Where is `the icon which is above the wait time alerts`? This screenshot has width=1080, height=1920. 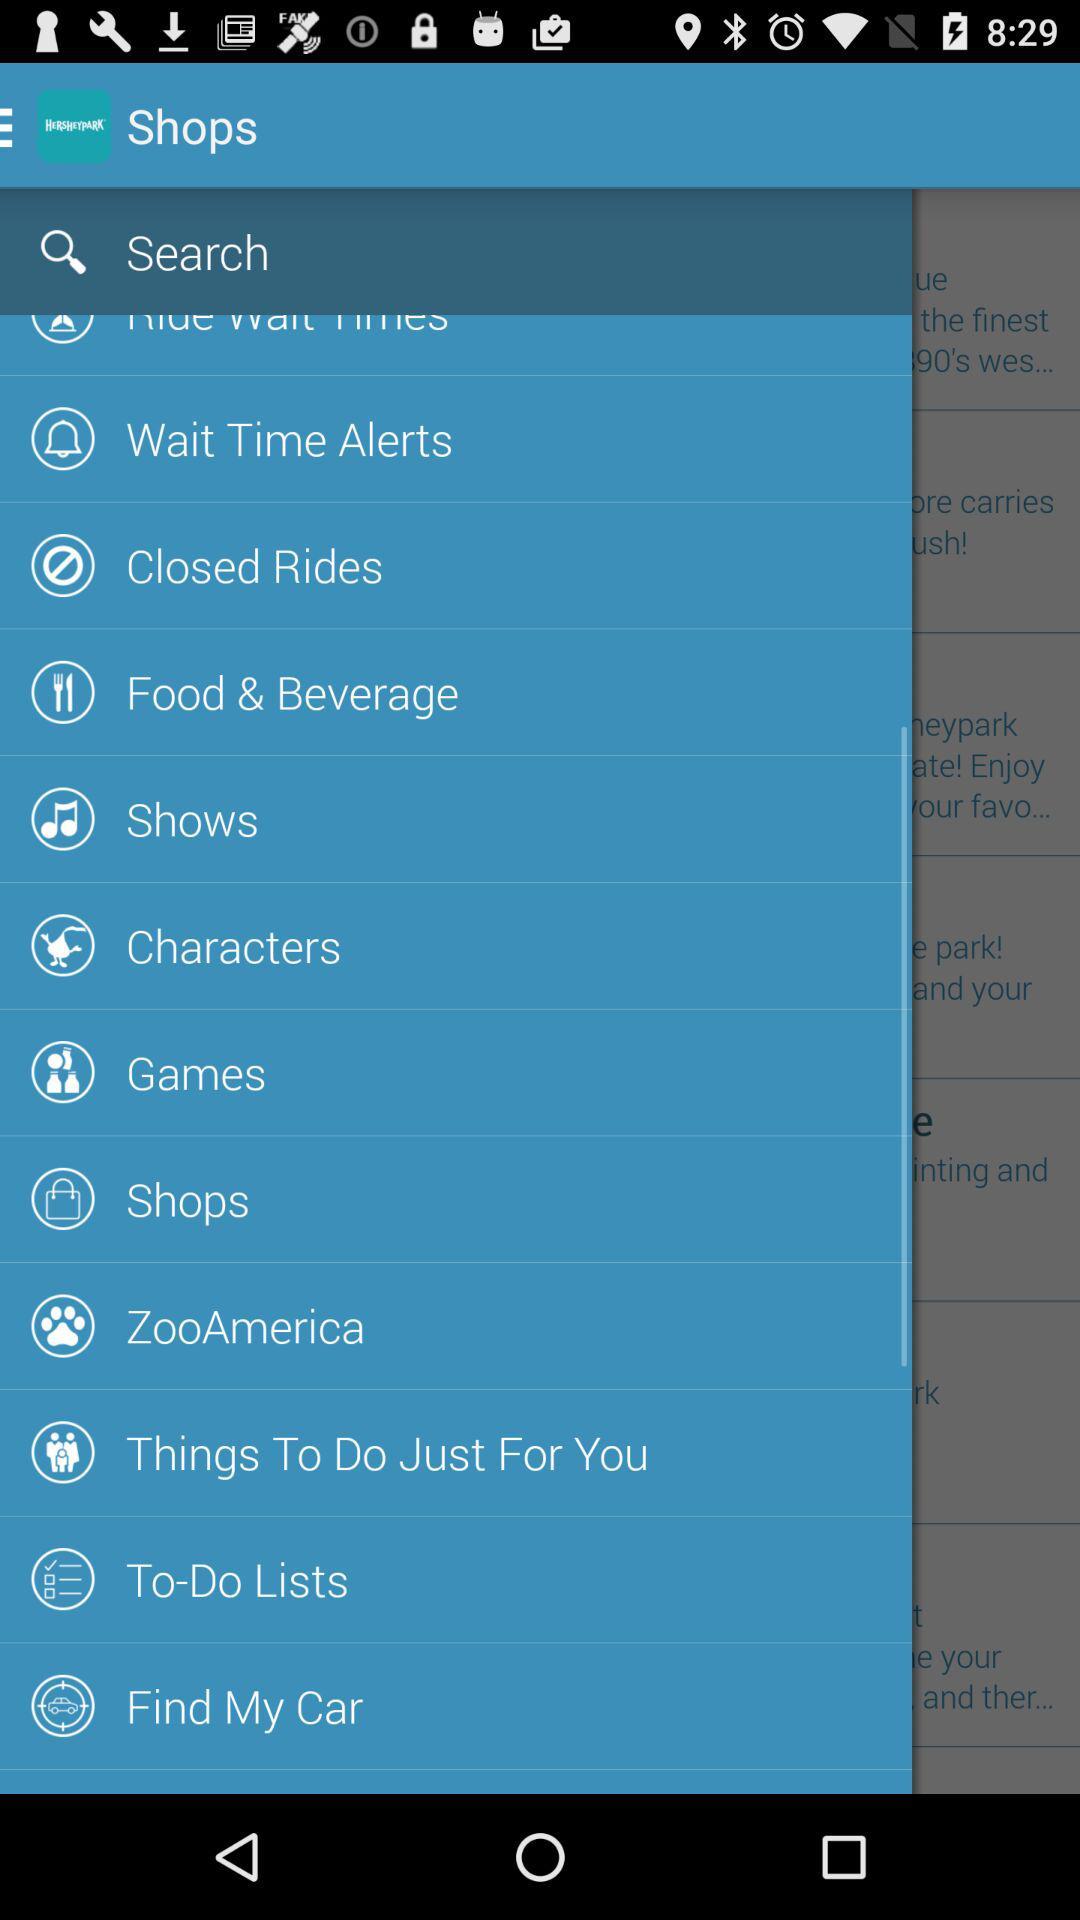 the icon which is above the wait time alerts is located at coordinates (62, 329).